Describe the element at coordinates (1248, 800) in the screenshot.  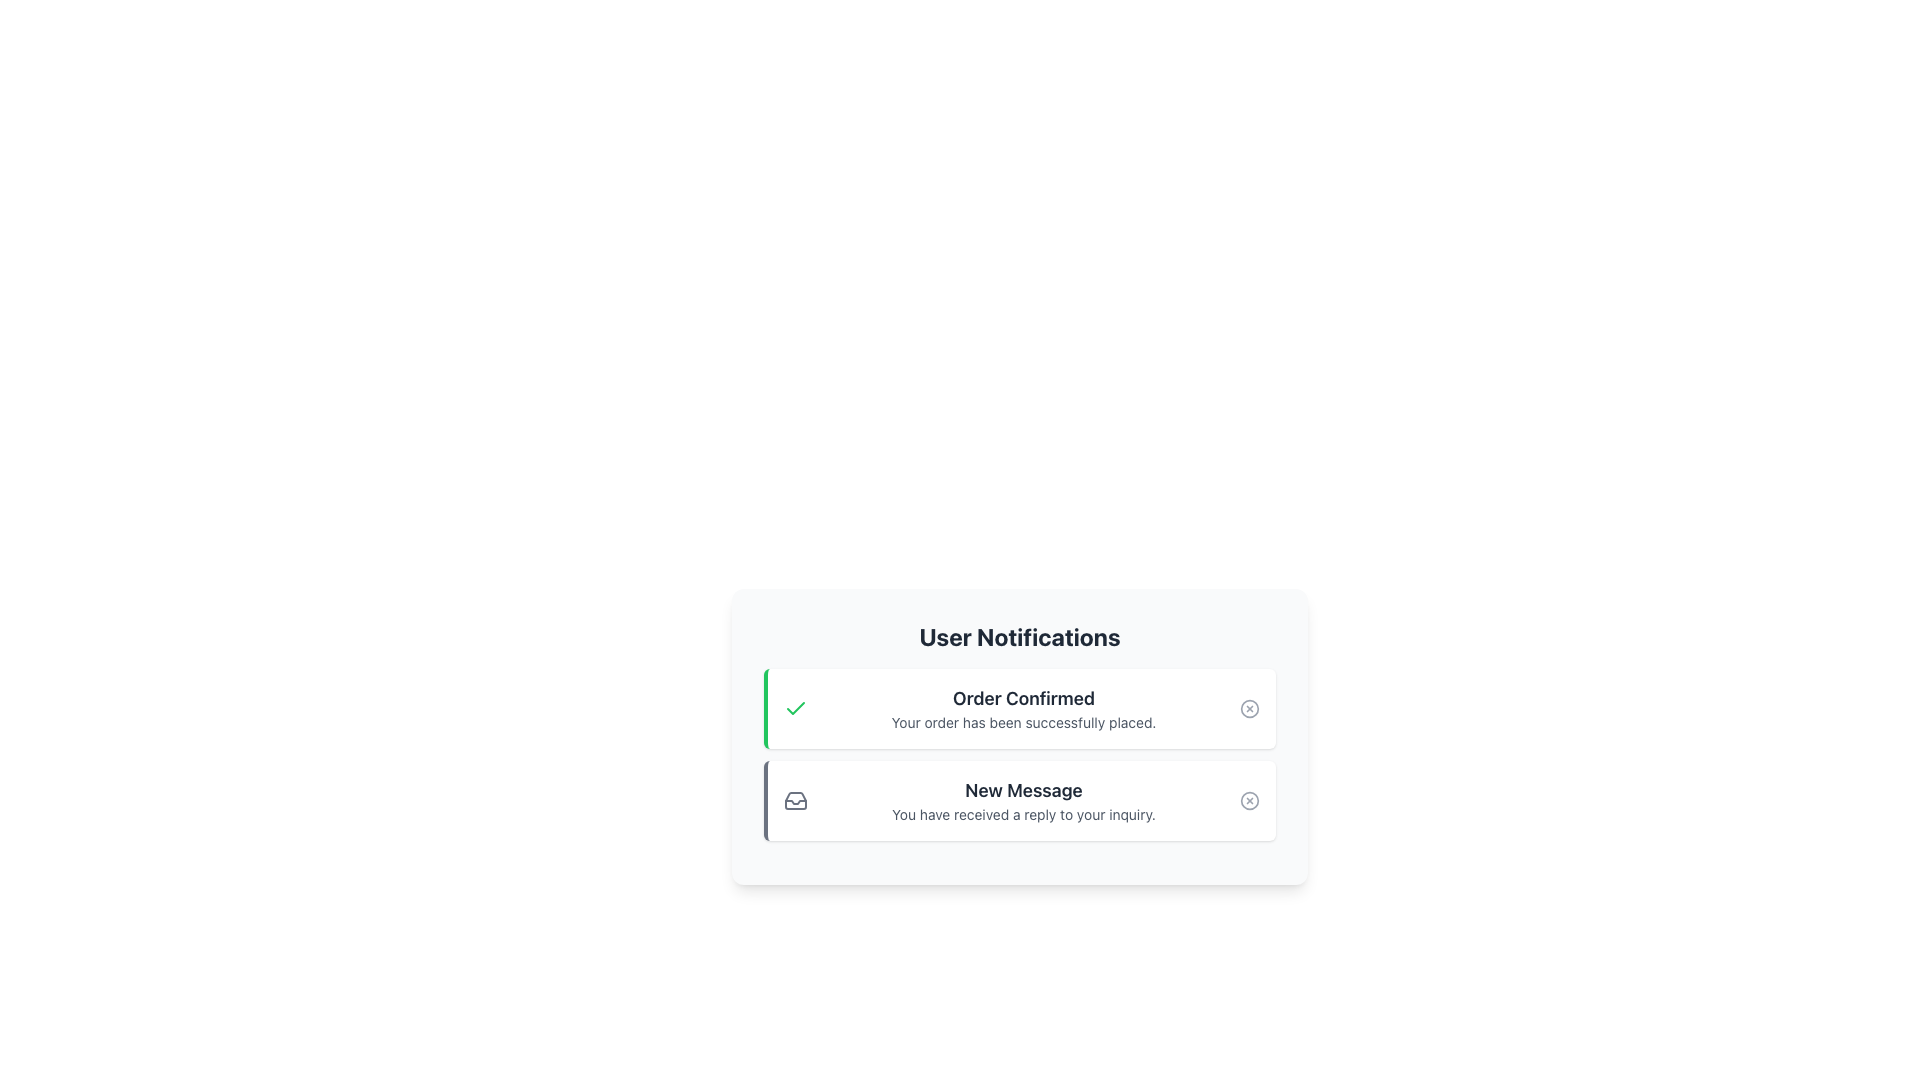
I see `the dismiss button, a small circular icon with a cross mark inside, located at the far right side of the 'New Message' notification card` at that location.